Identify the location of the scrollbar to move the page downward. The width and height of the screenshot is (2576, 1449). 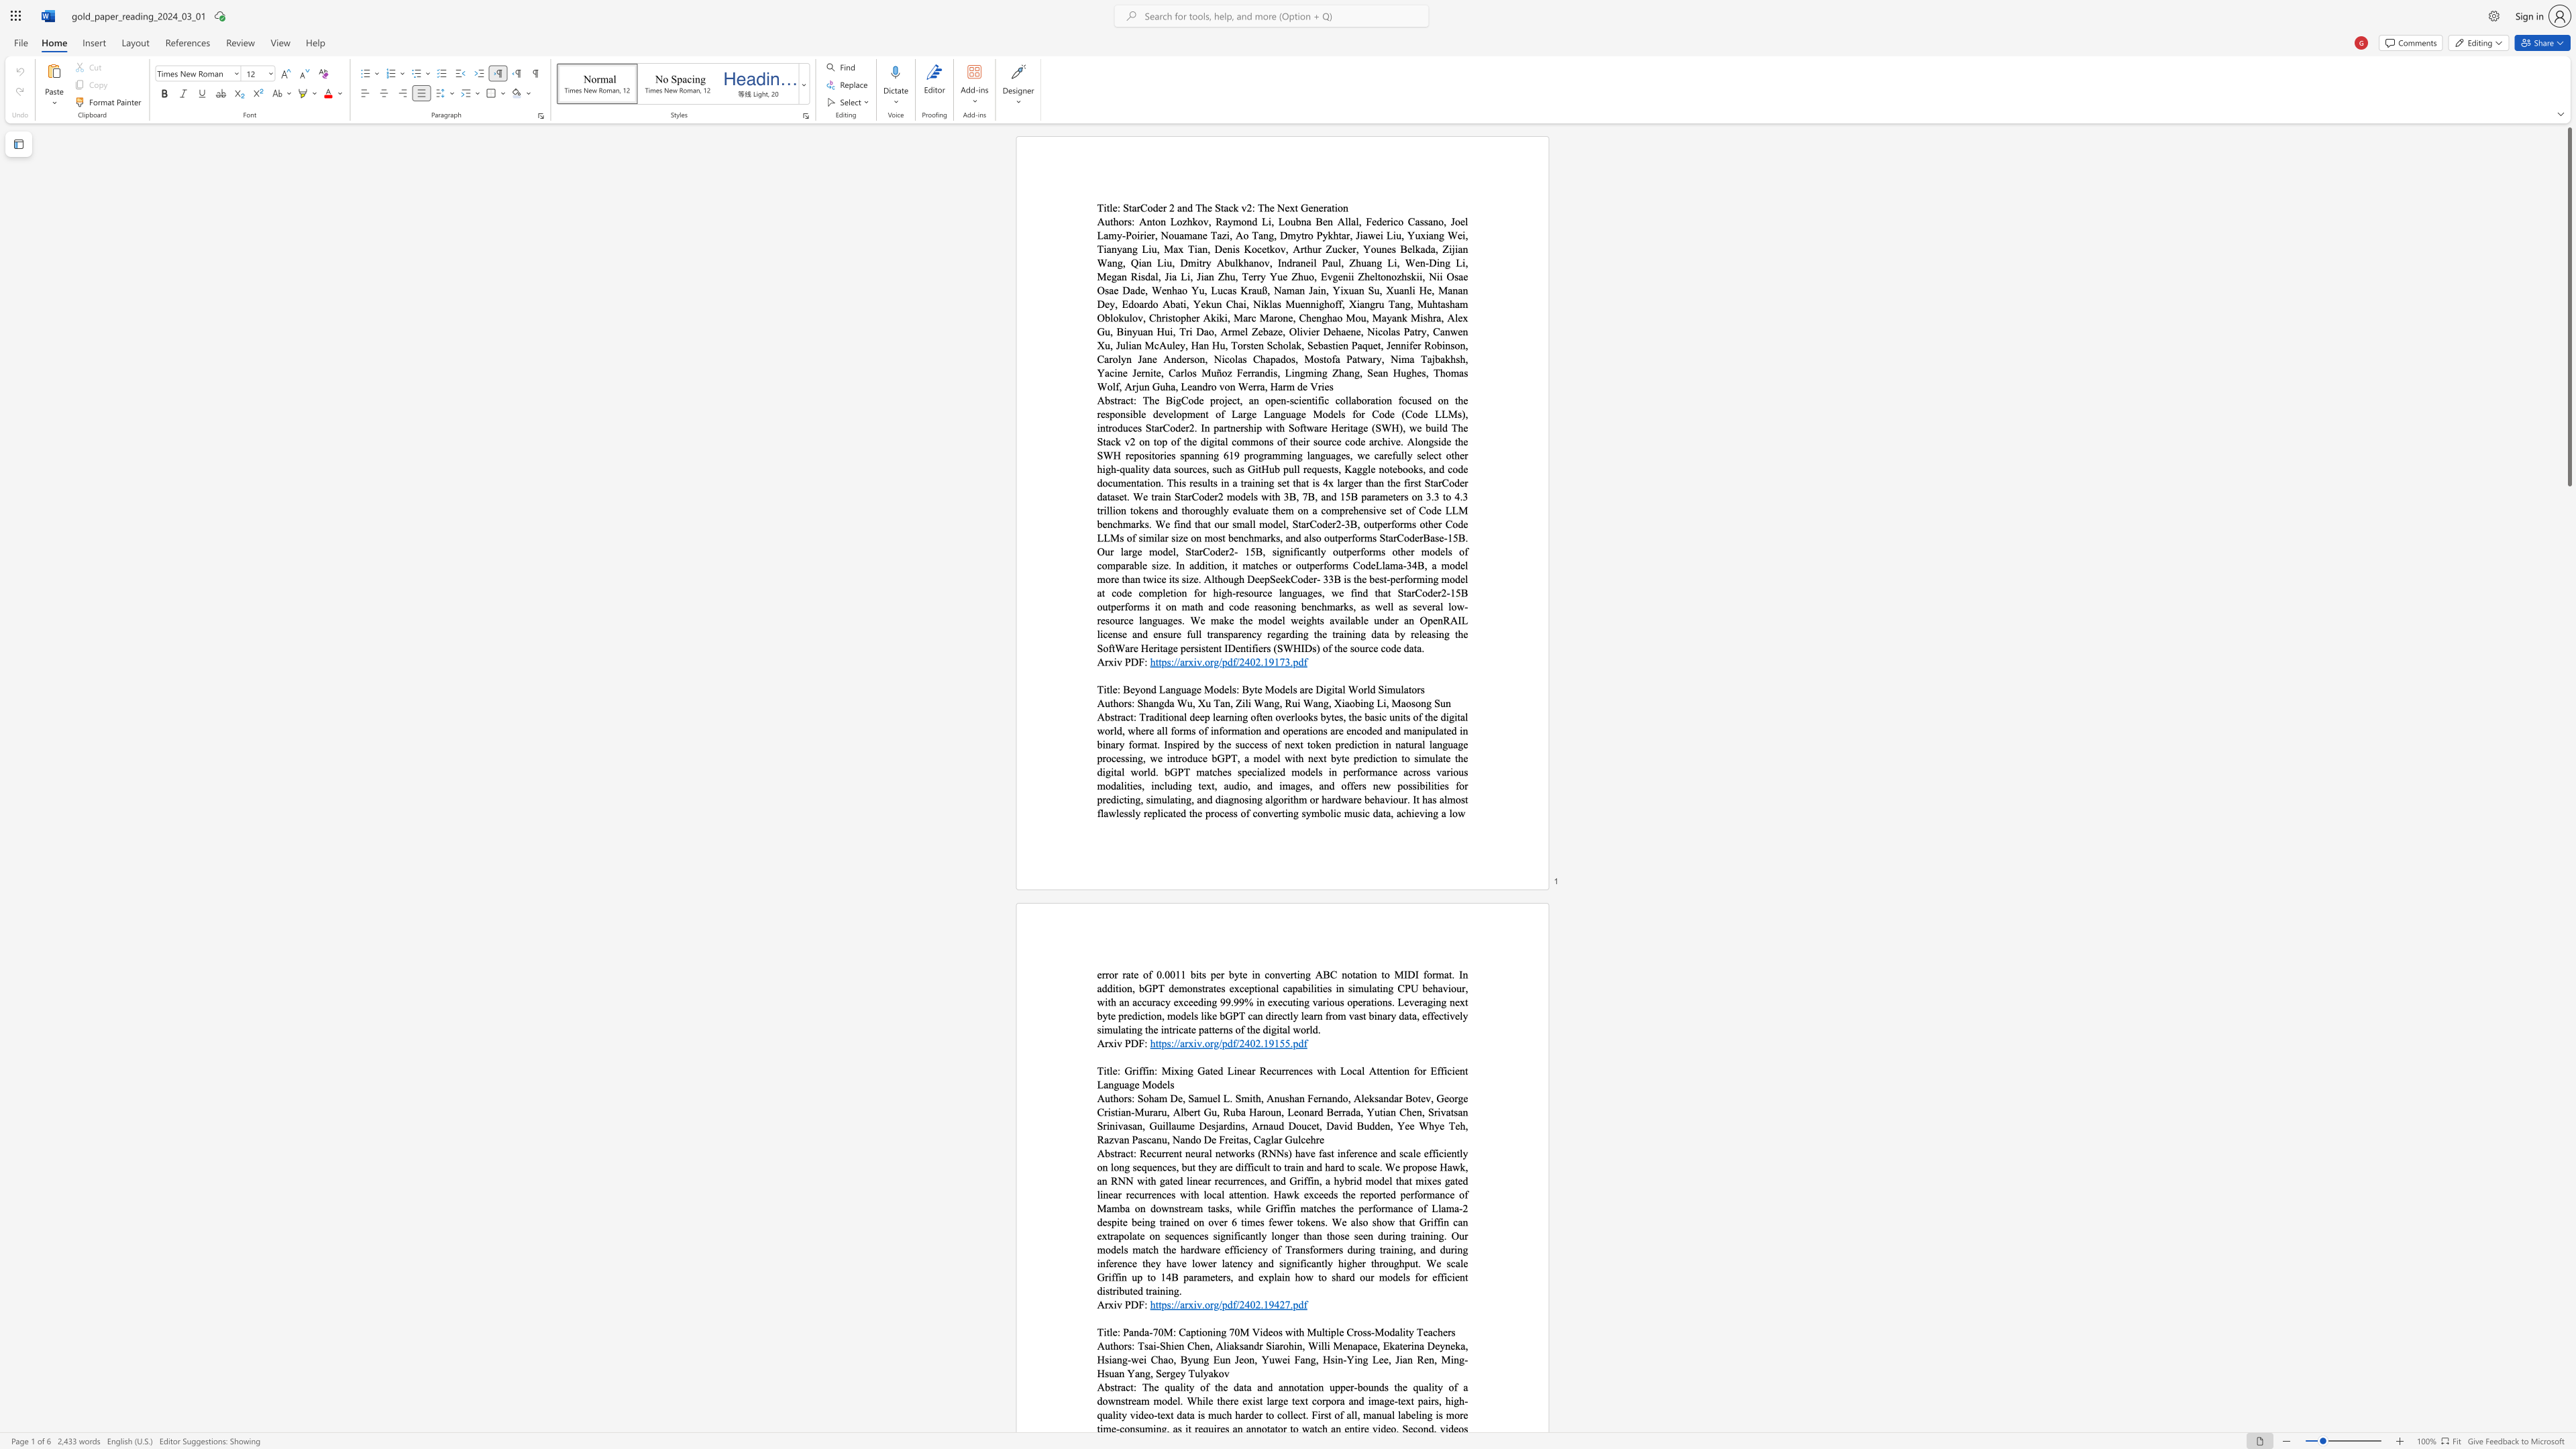
(2568, 884).